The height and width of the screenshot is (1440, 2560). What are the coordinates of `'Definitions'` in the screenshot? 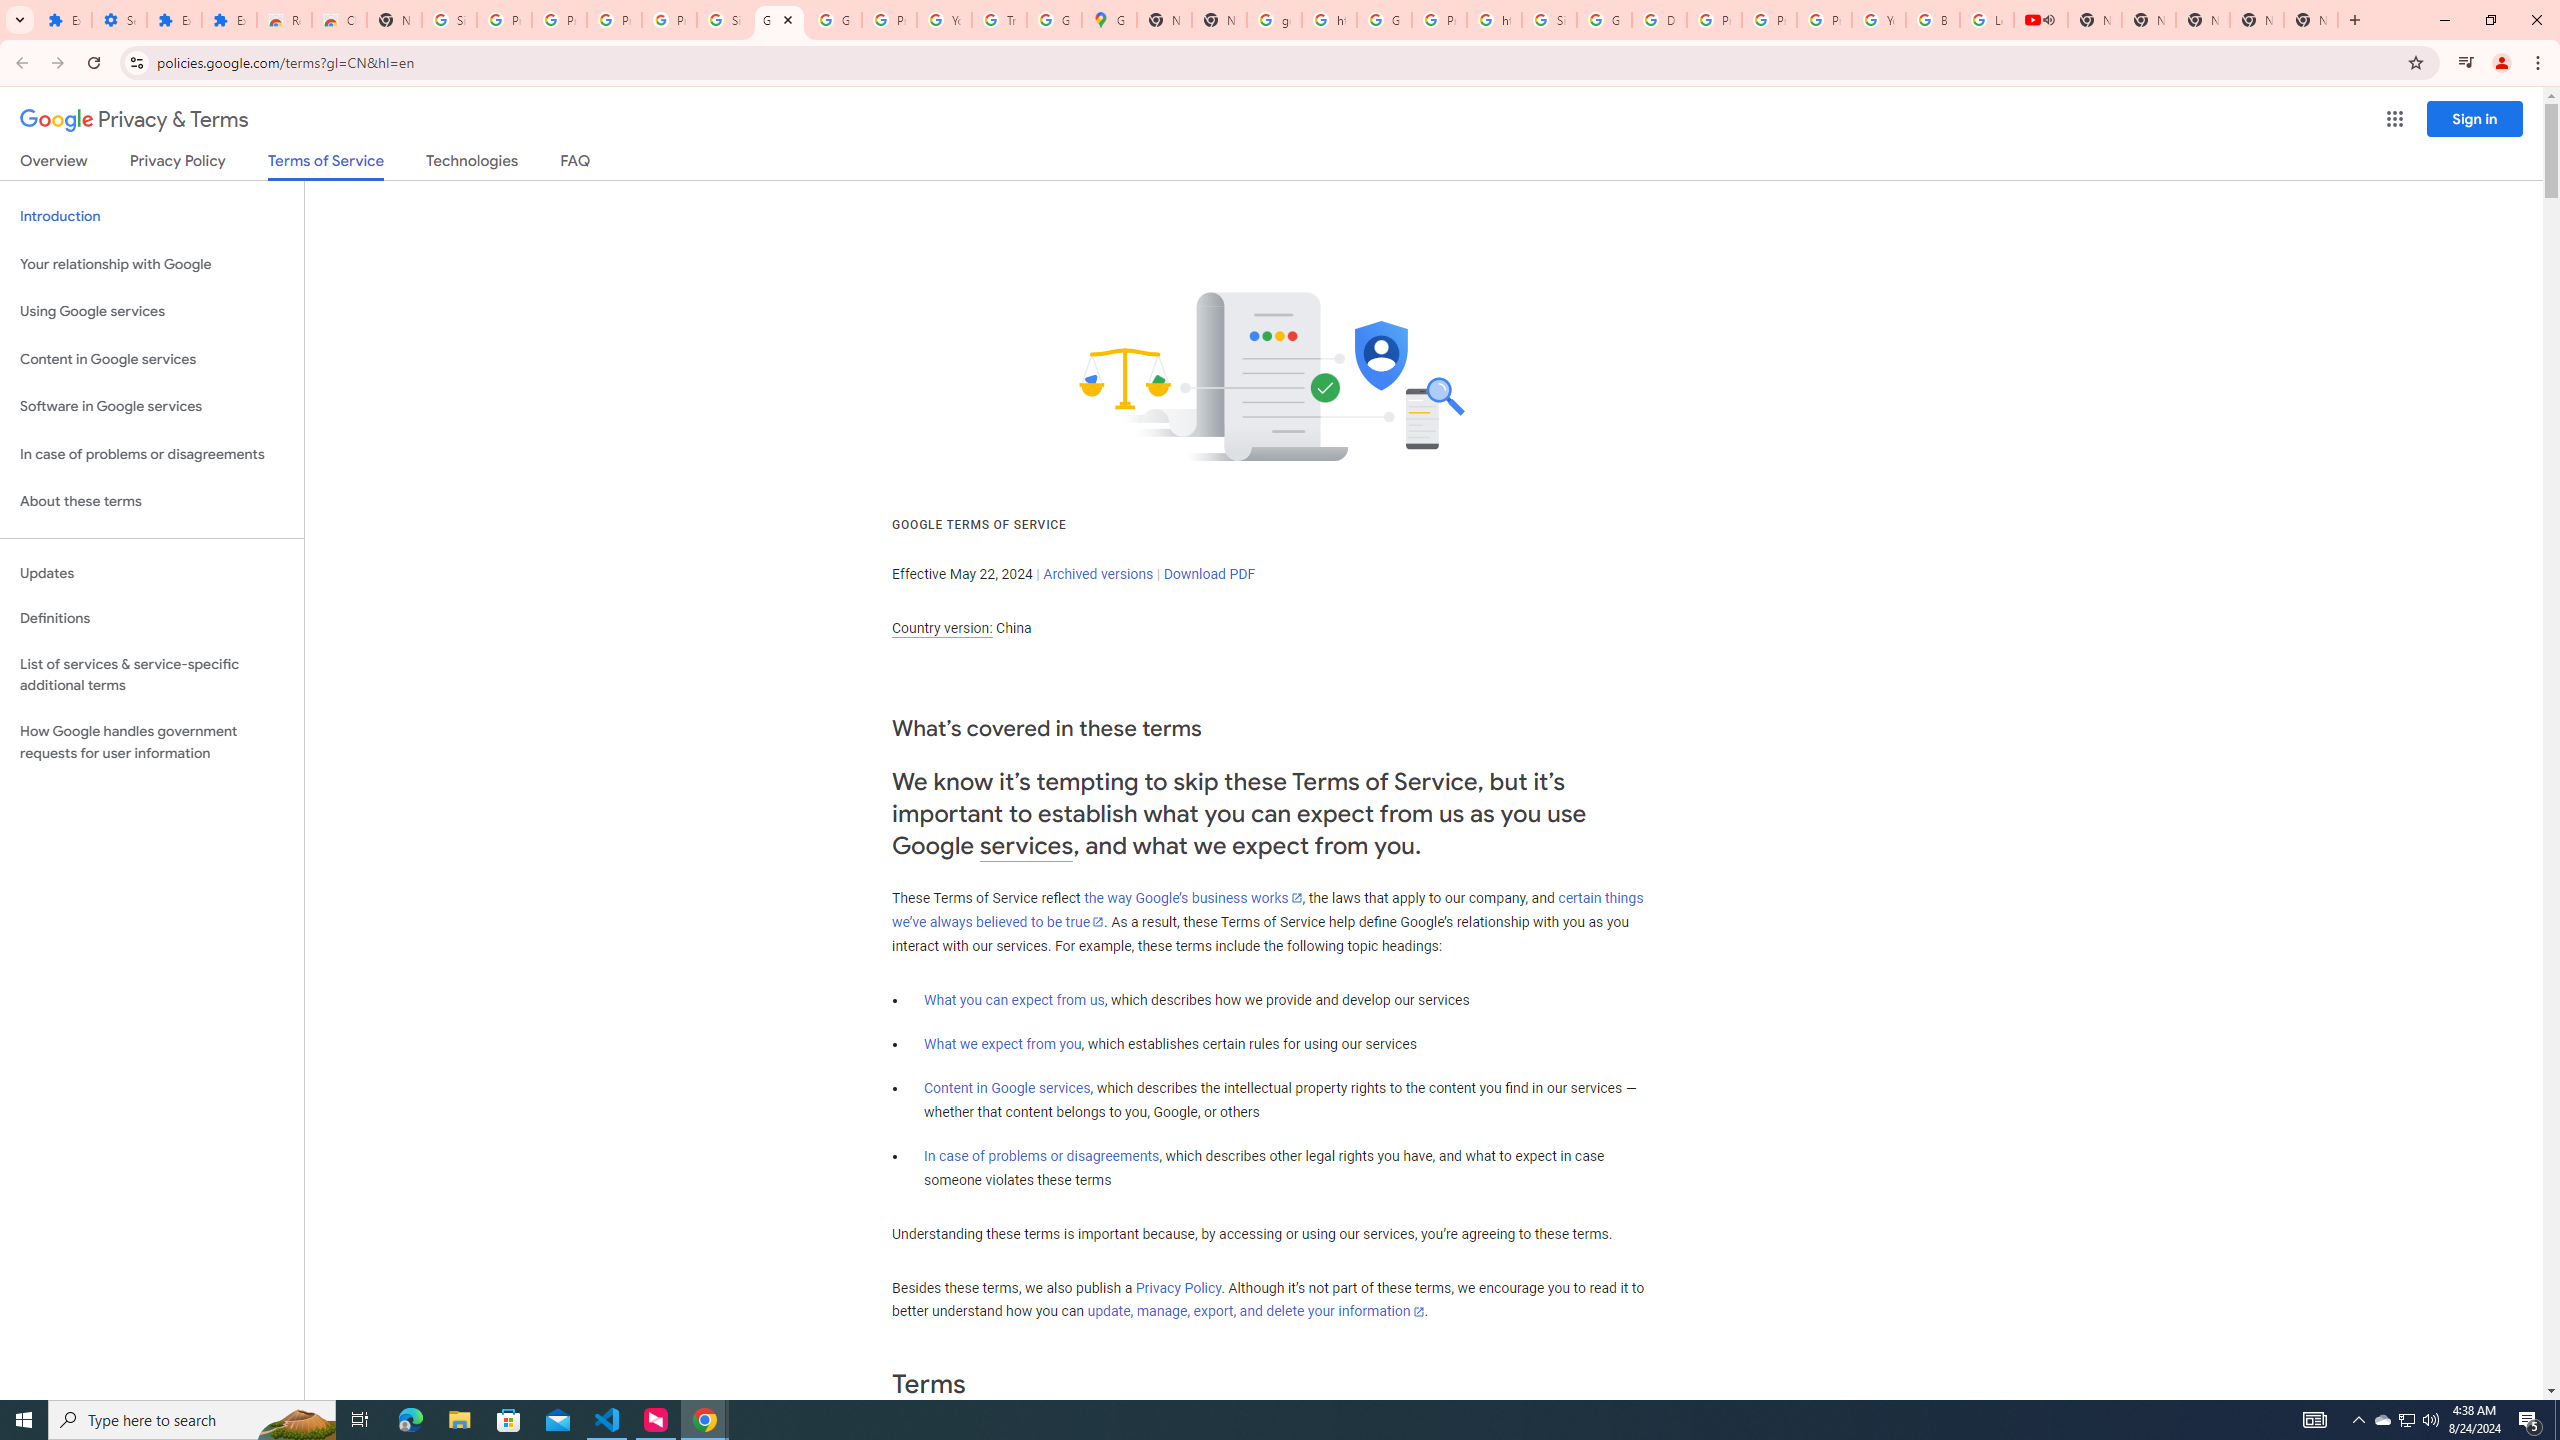 It's located at (151, 618).